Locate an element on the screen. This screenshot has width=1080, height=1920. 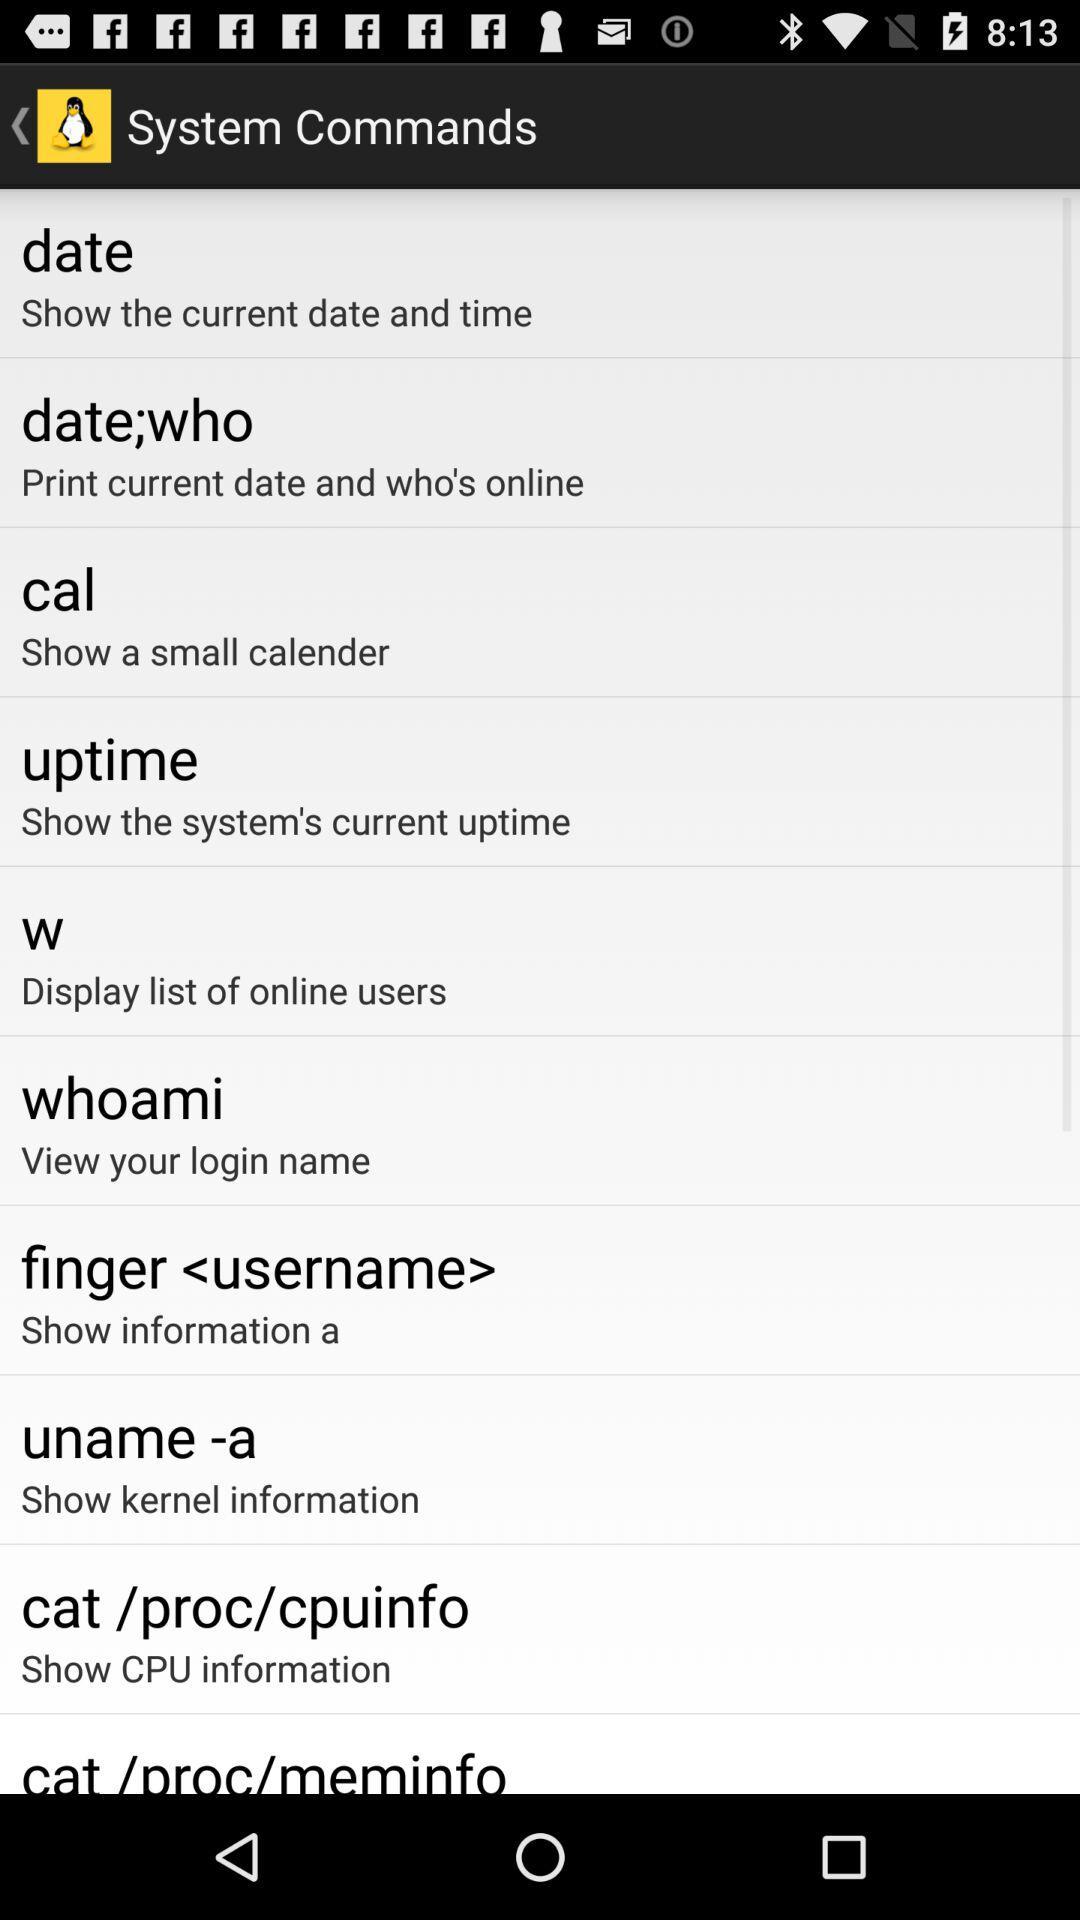
the app above finger <username> app is located at coordinates (540, 1159).